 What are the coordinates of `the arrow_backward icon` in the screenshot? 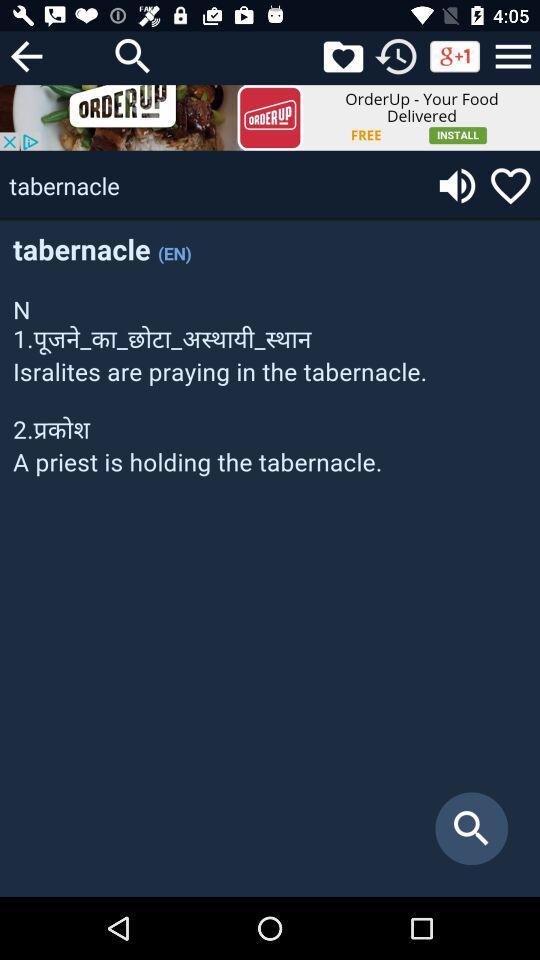 It's located at (25, 55).